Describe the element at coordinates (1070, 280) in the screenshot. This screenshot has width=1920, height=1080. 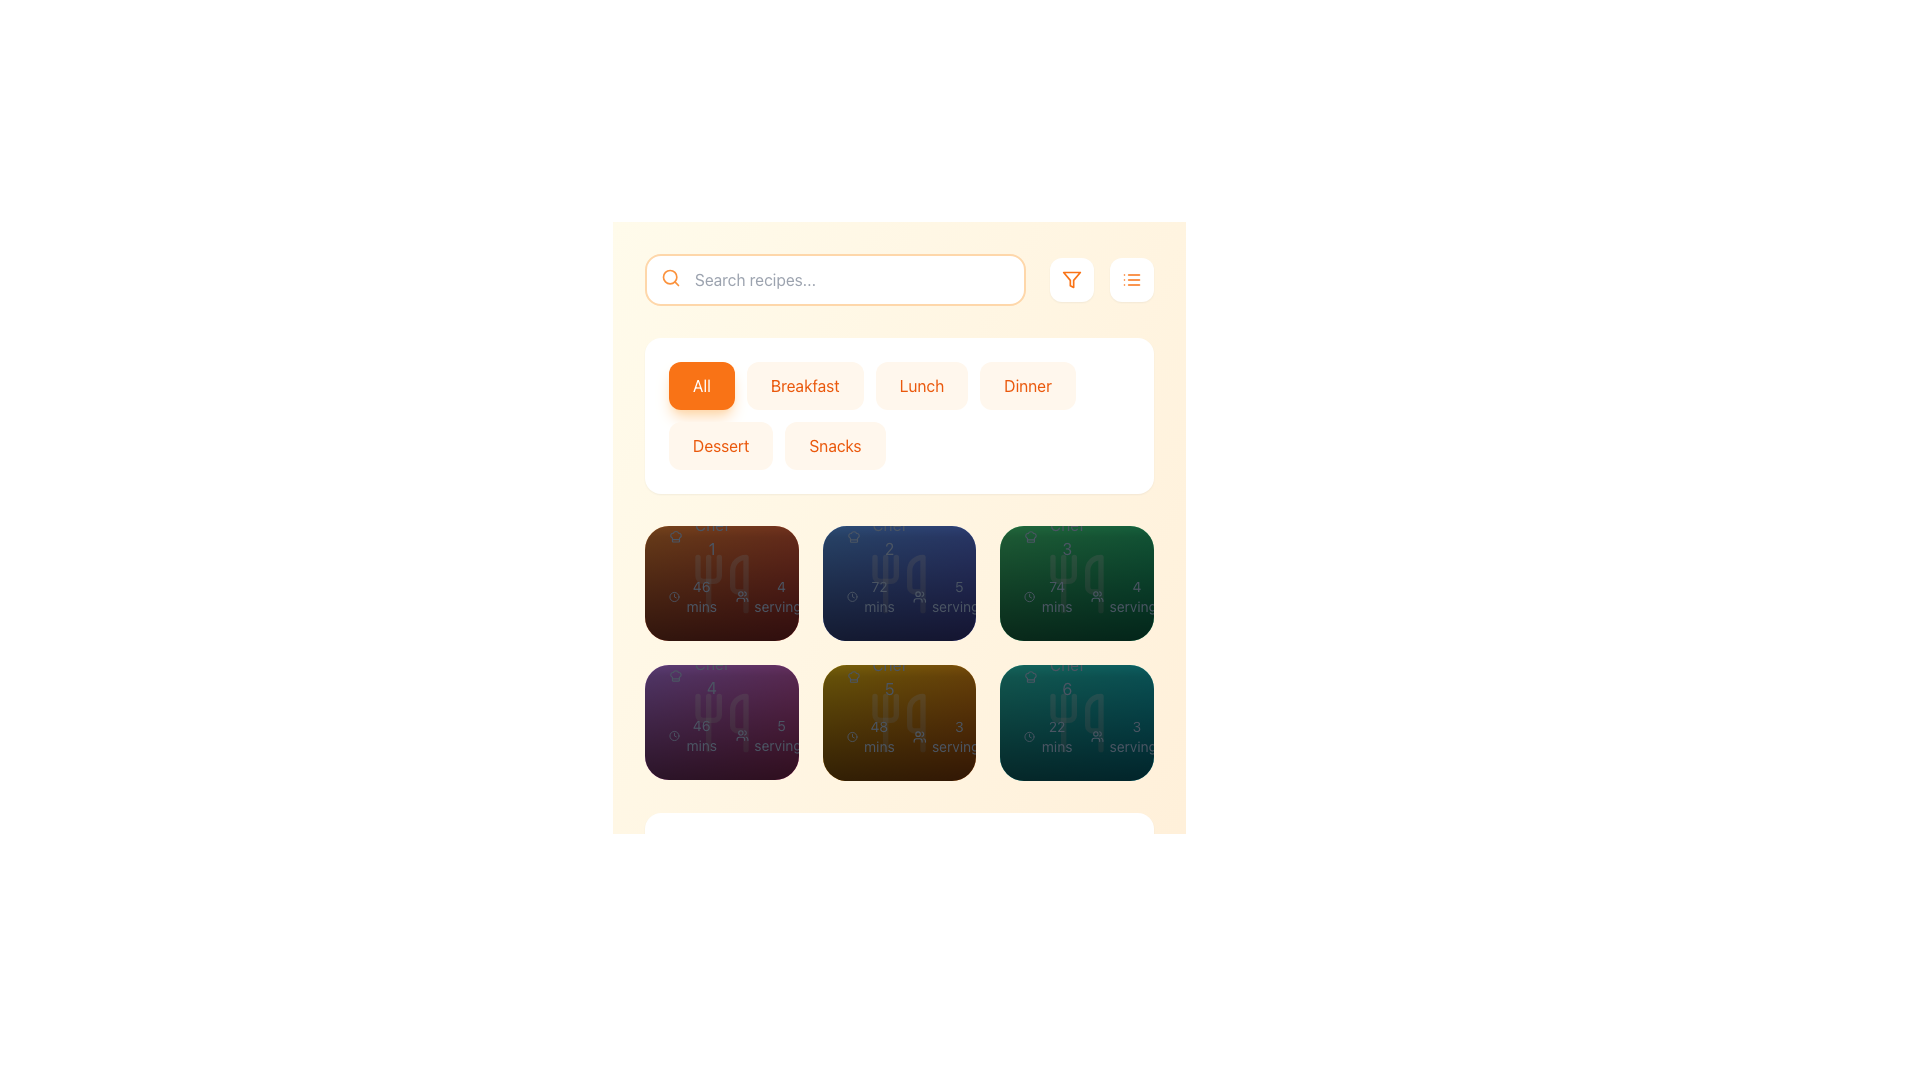
I see `the filter button with an SVG icon located at the top-right region of the interface` at that location.